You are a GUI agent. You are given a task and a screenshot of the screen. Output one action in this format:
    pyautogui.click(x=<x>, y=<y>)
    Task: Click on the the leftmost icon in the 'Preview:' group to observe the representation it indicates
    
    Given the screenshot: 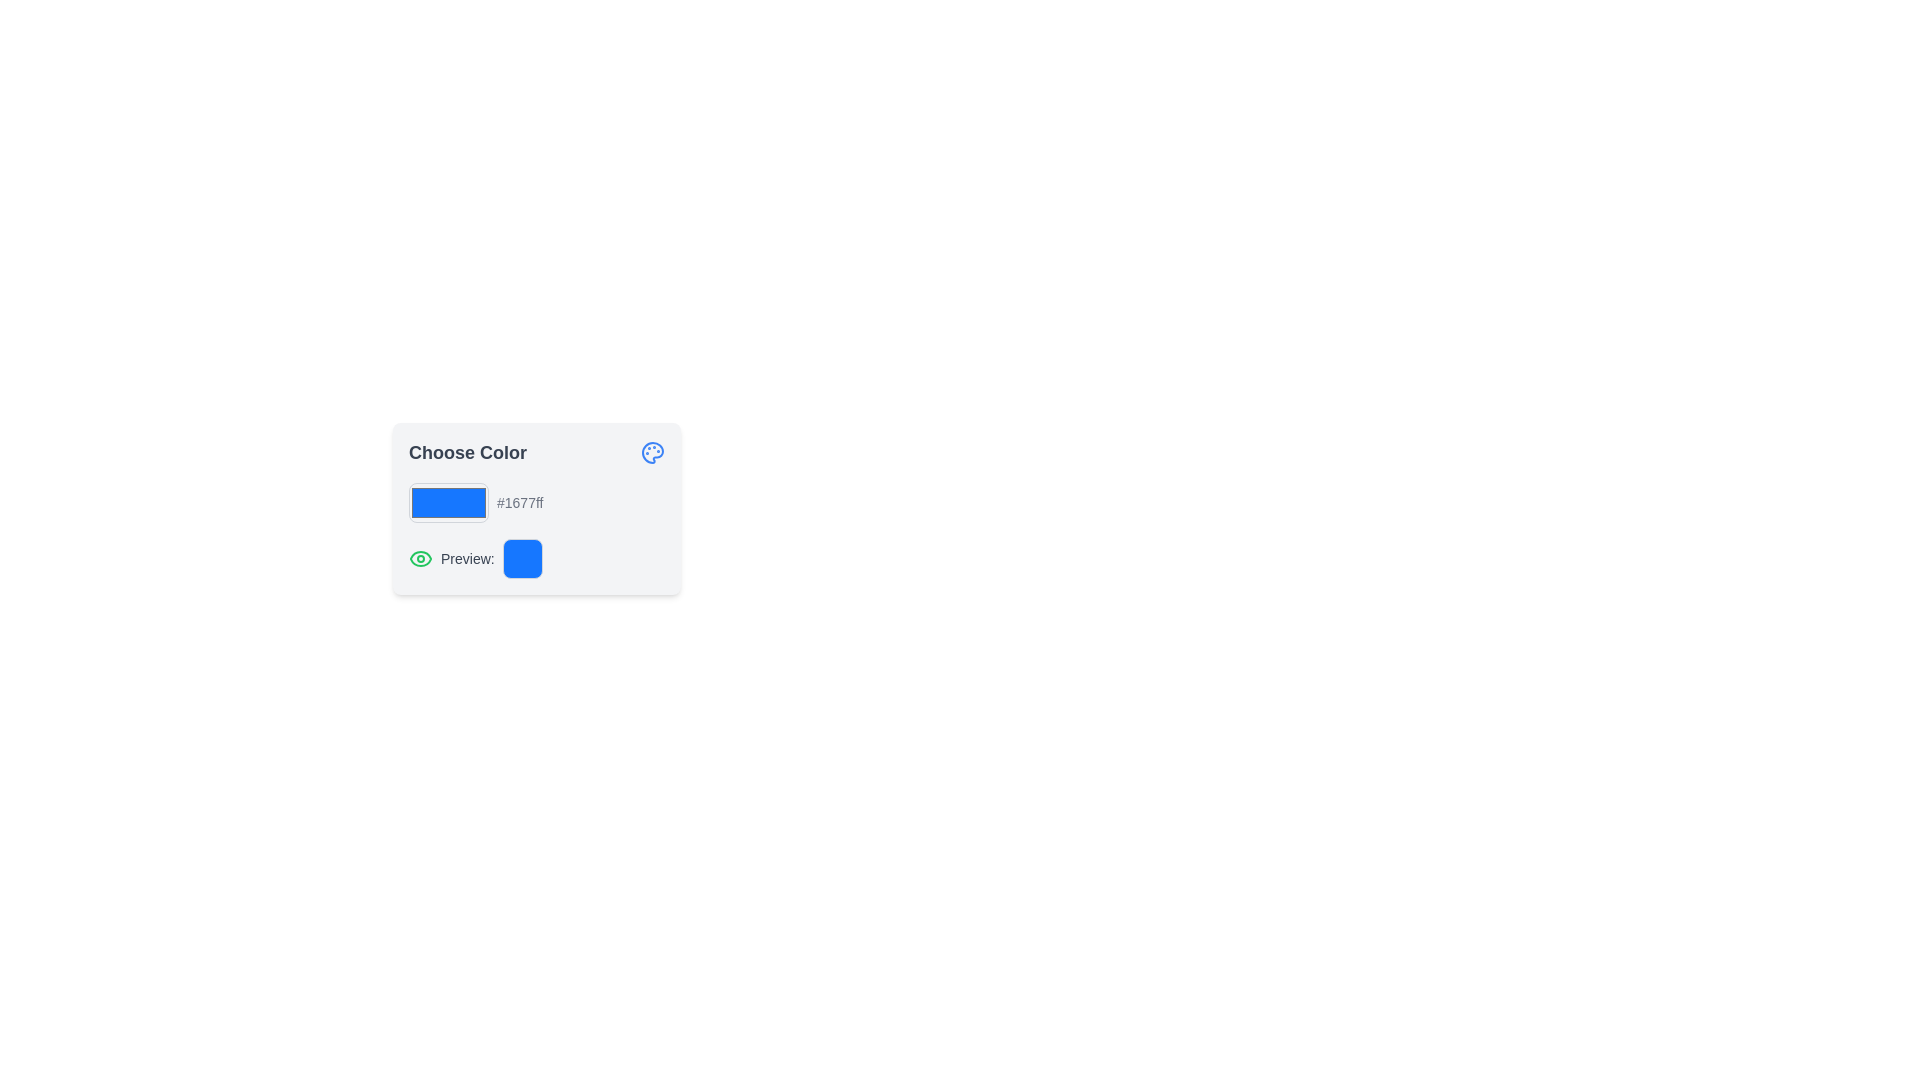 What is the action you would take?
    pyautogui.click(x=420, y=559)
    